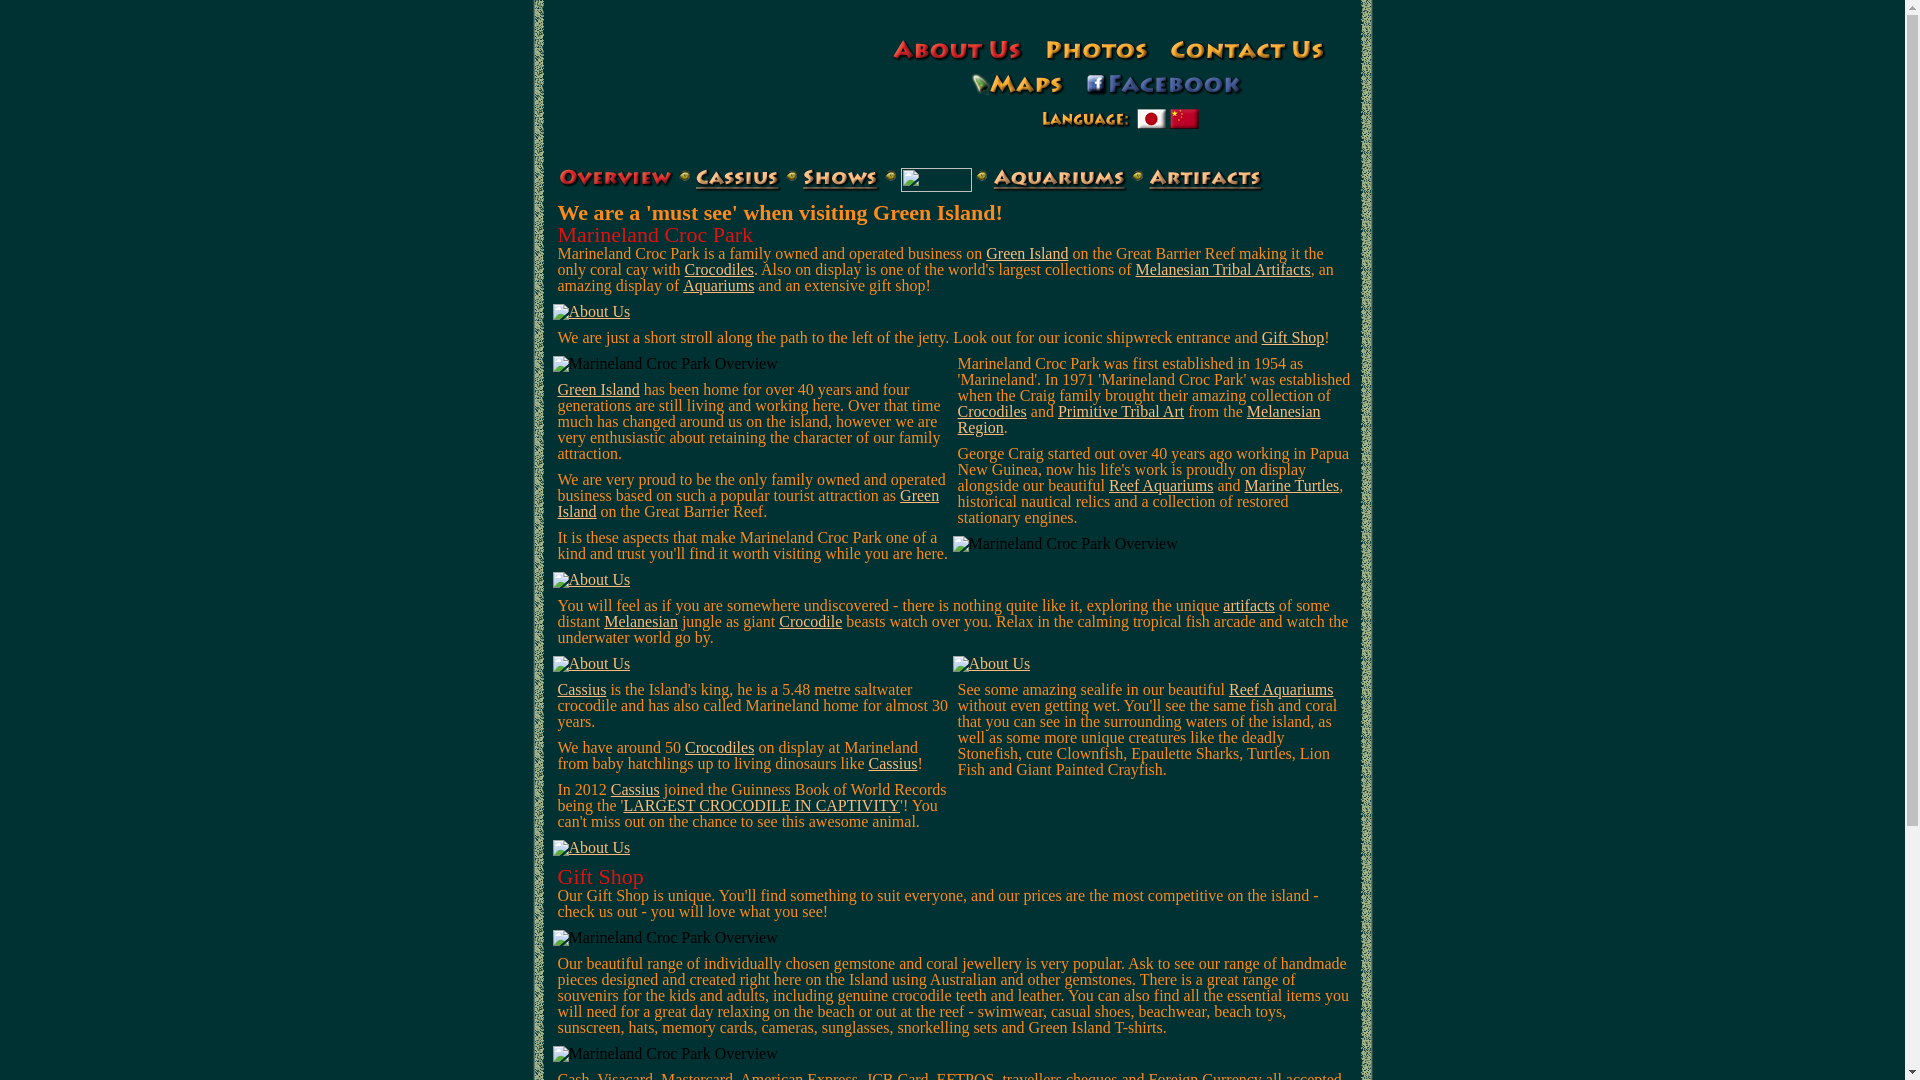  What do you see at coordinates (1027, 252) in the screenshot?
I see `'Green Island'` at bounding box center [1027, 252].